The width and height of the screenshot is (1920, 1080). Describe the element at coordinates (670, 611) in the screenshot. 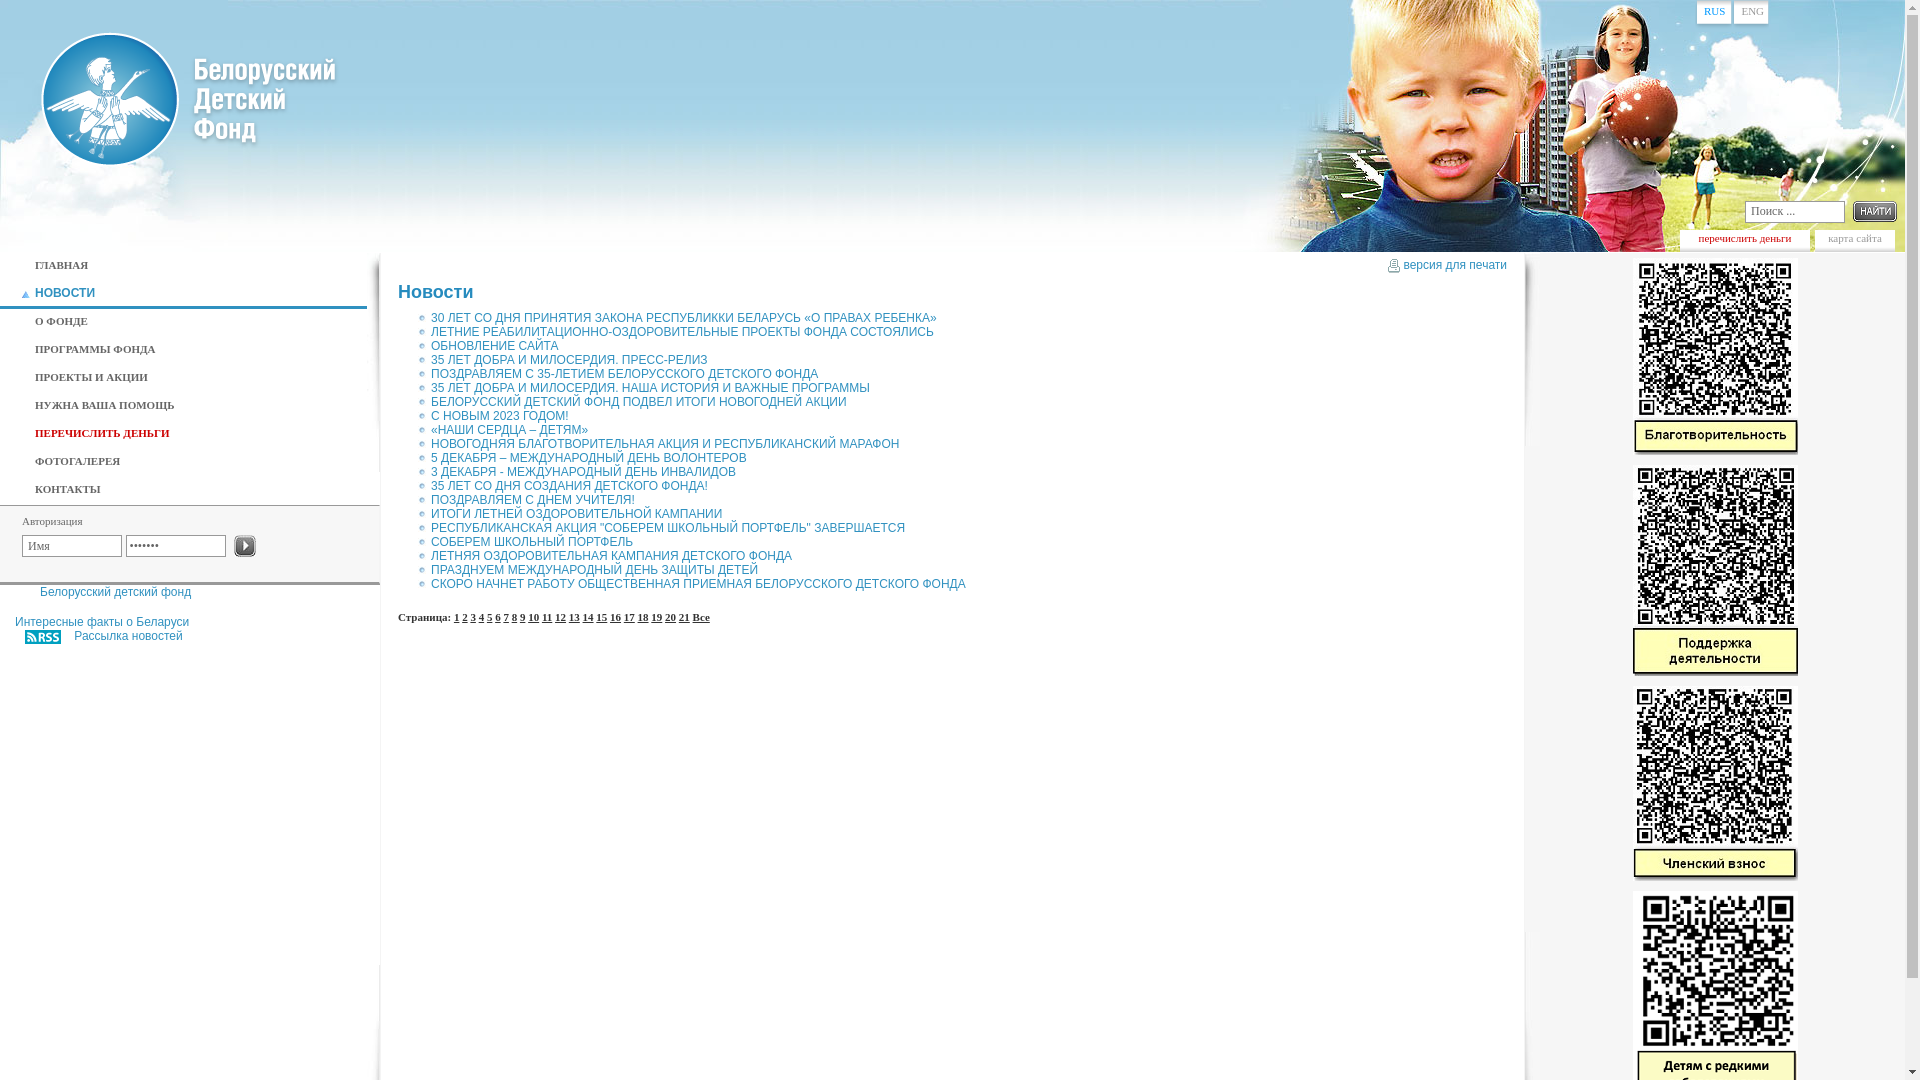

I see `'20'` at that location.